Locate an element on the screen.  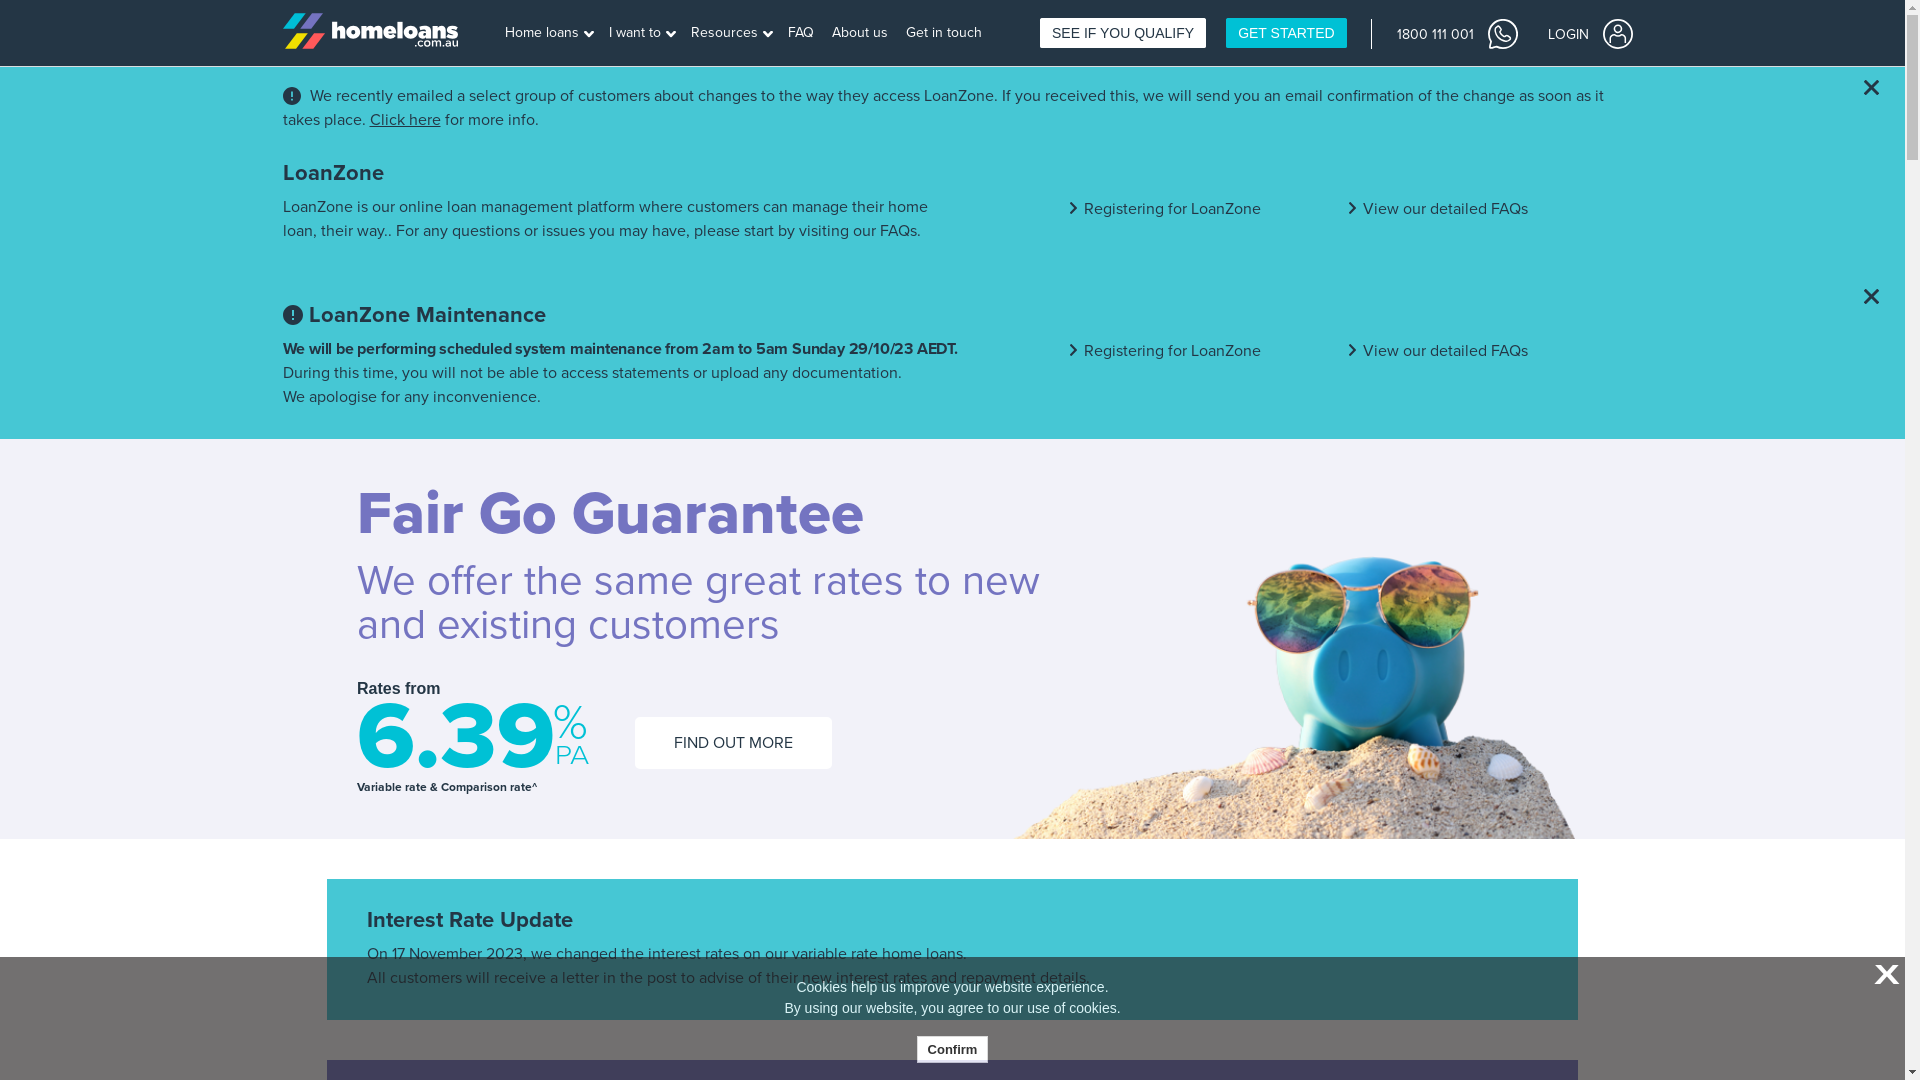
'GET STARTED' is located at coordinates (1286, 33).